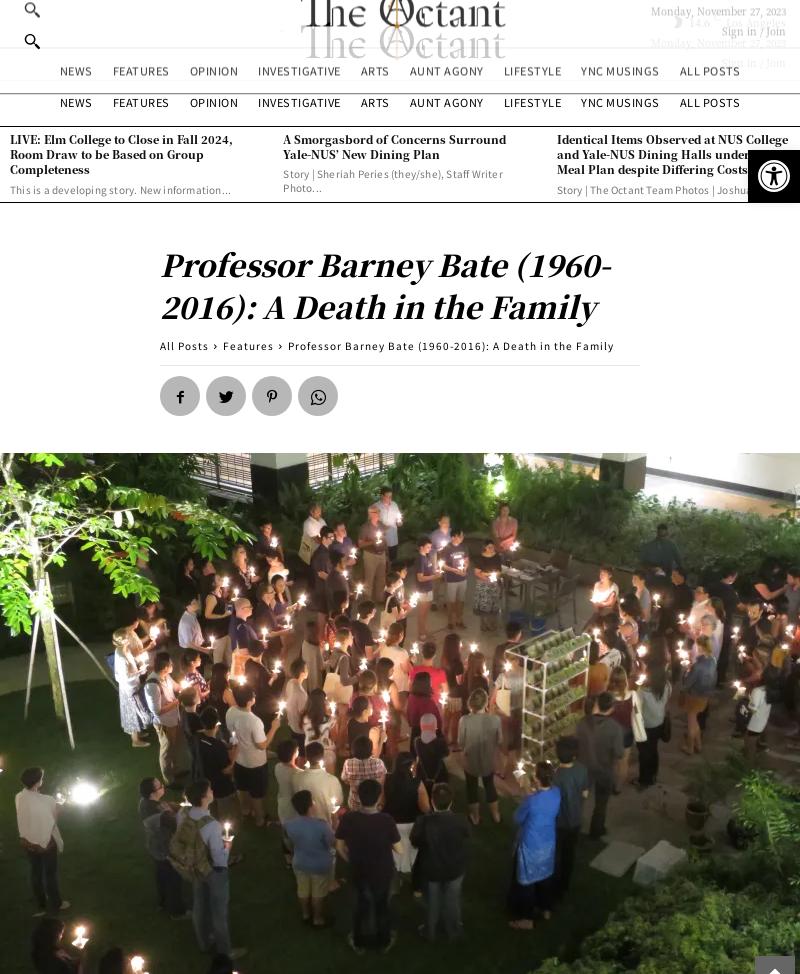 This screenshot has width=800, height=974. I want to click on 'C', so click(715, 15).